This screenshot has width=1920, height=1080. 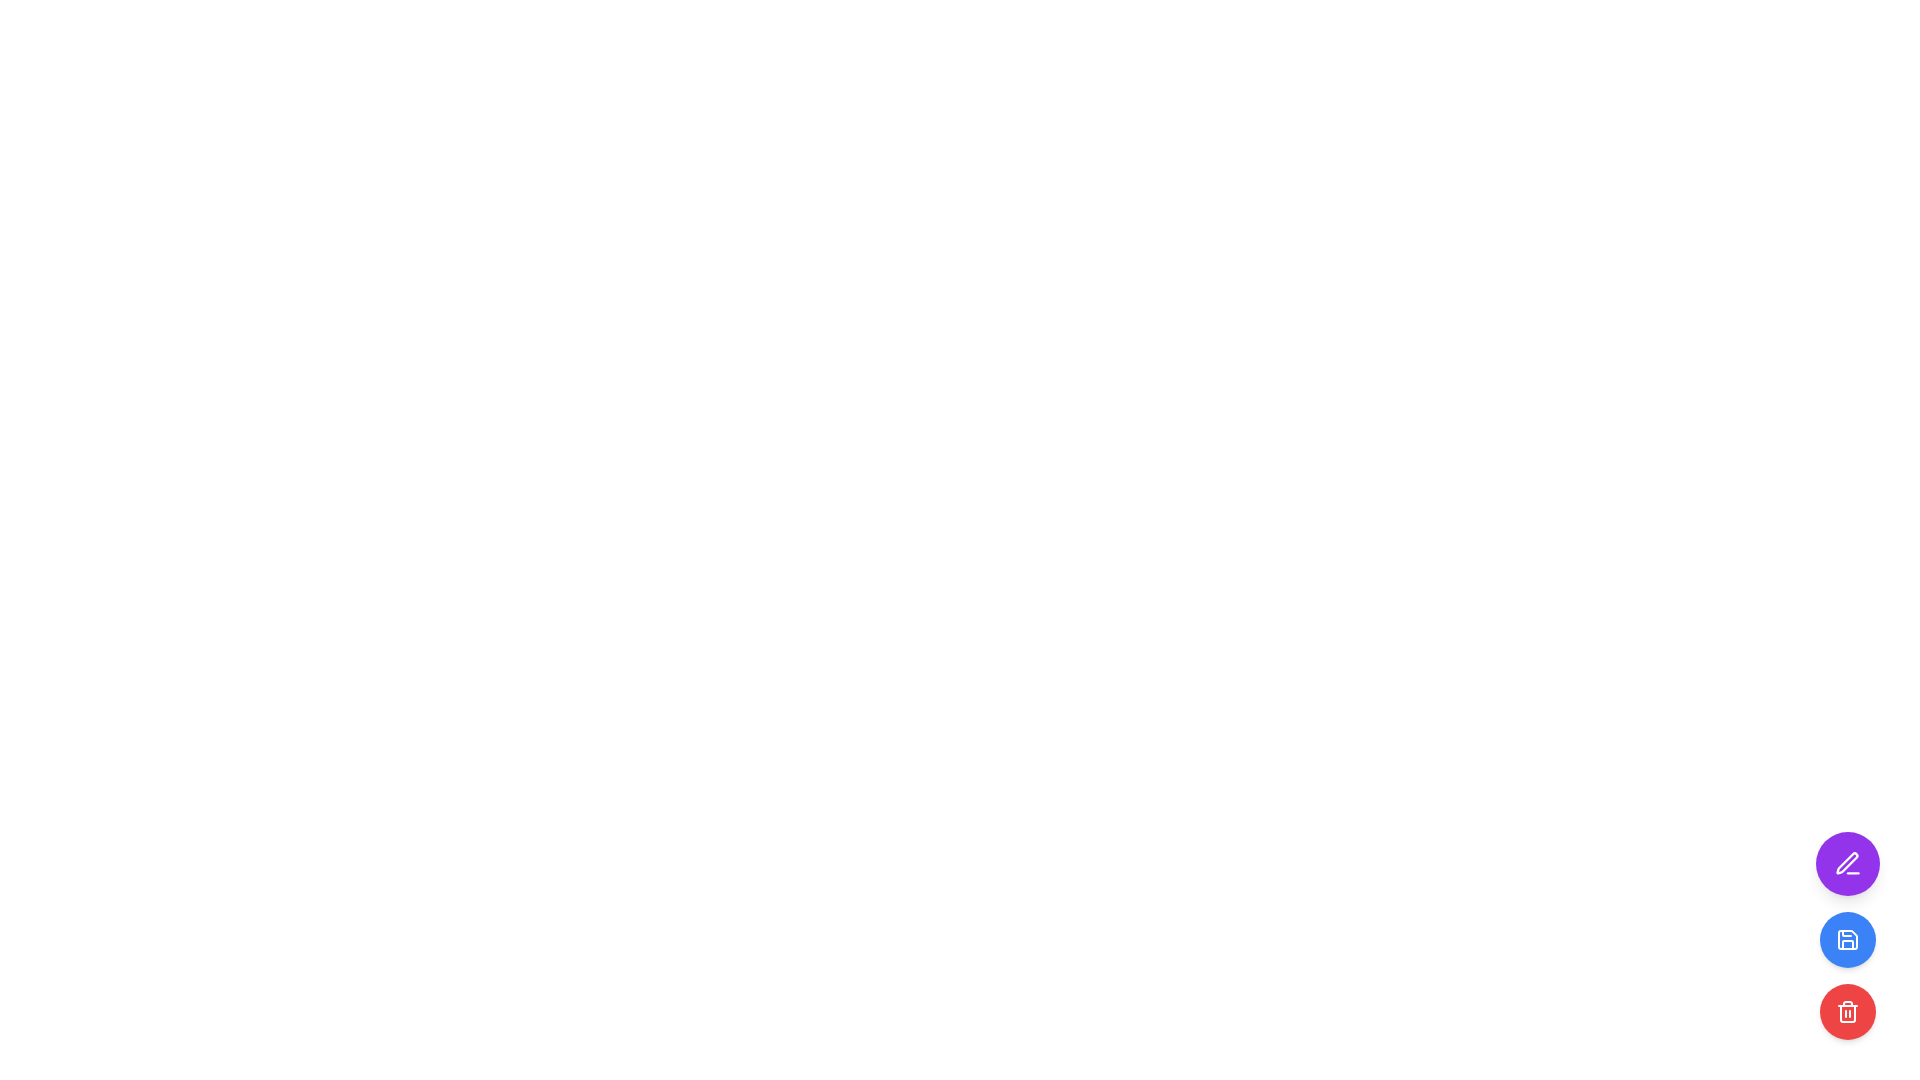 I want to click on the save button located in the lower right quadrant of the interface, positioned between the purple 'edit' button above and the red 'delete' button below, so click(x=1847, y=940).